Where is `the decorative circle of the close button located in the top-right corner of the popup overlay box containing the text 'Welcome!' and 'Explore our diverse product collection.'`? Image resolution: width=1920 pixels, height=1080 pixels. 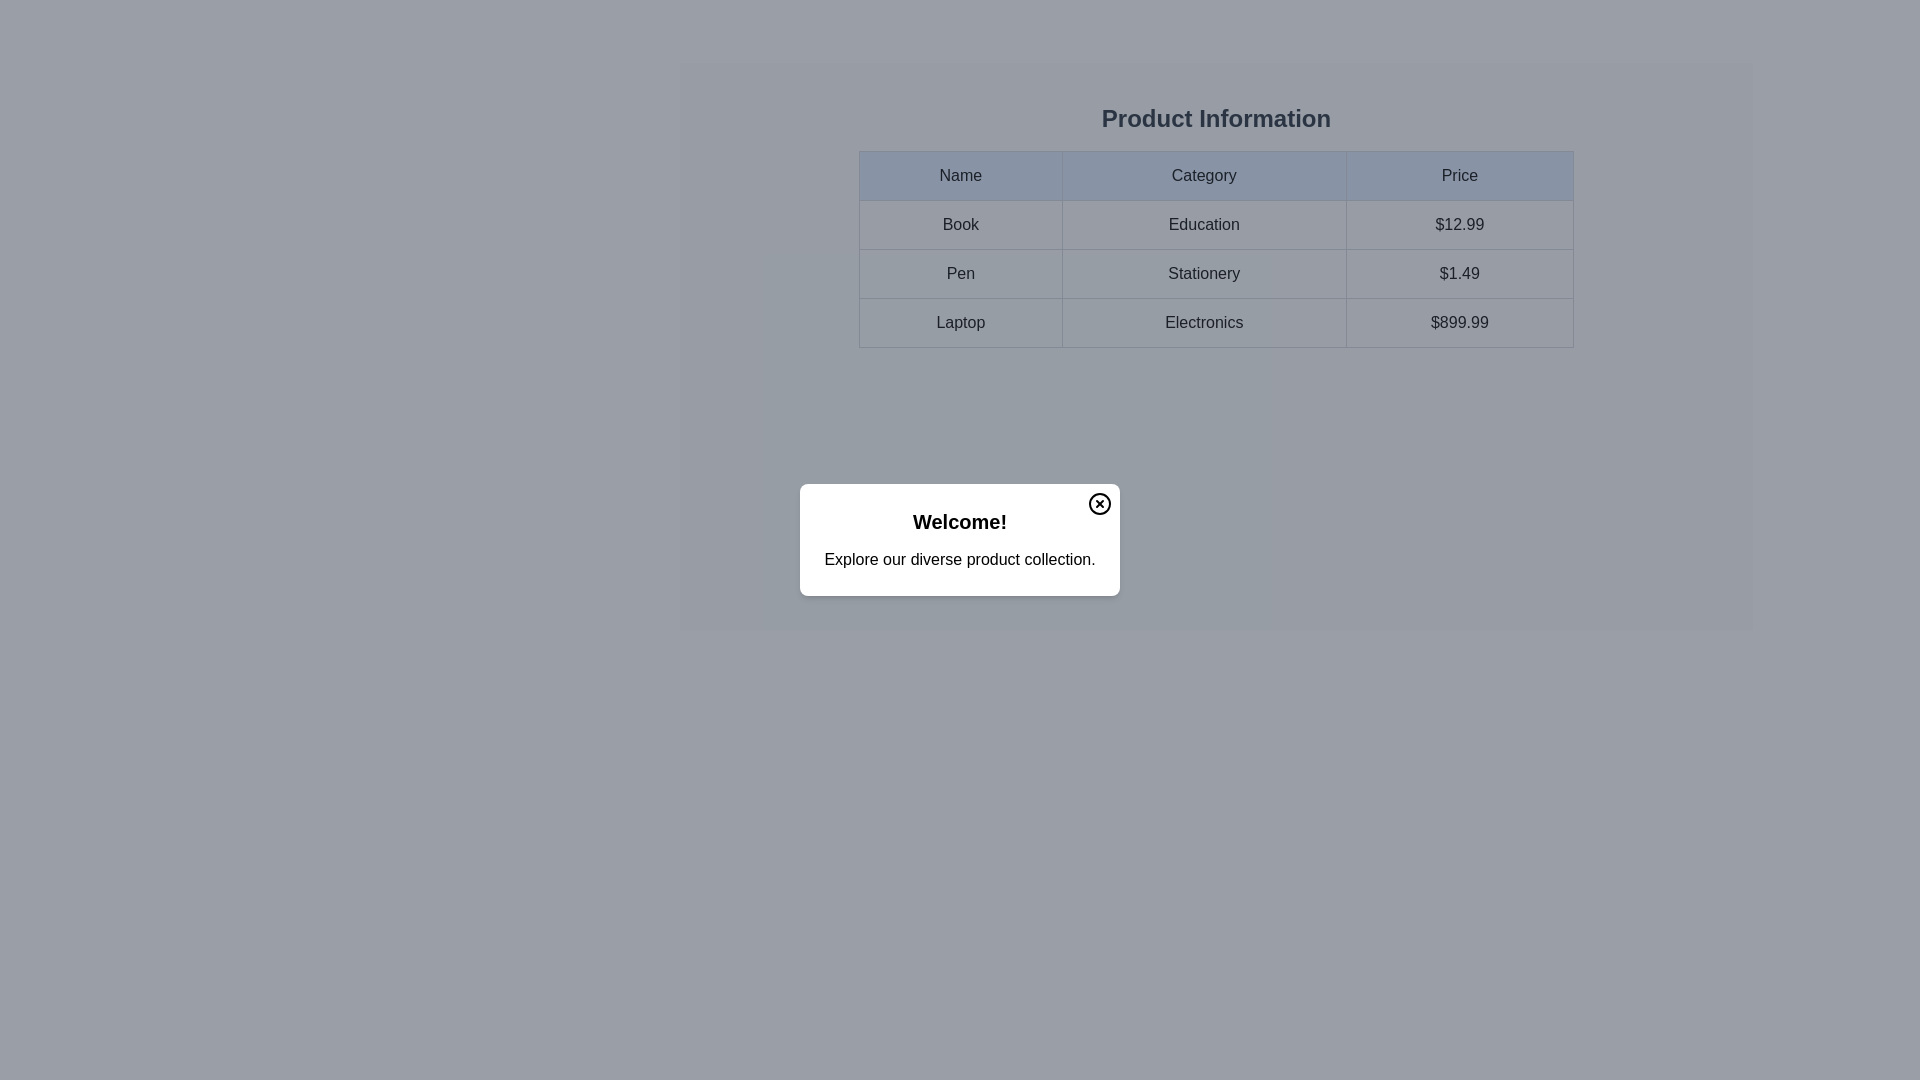
the decorative circle of the close button located in the top-right corner of the popup overlay box containing the text 'Welcome!' and 'Explore our diverse product collection.' is located at coordinates (1098, 503).